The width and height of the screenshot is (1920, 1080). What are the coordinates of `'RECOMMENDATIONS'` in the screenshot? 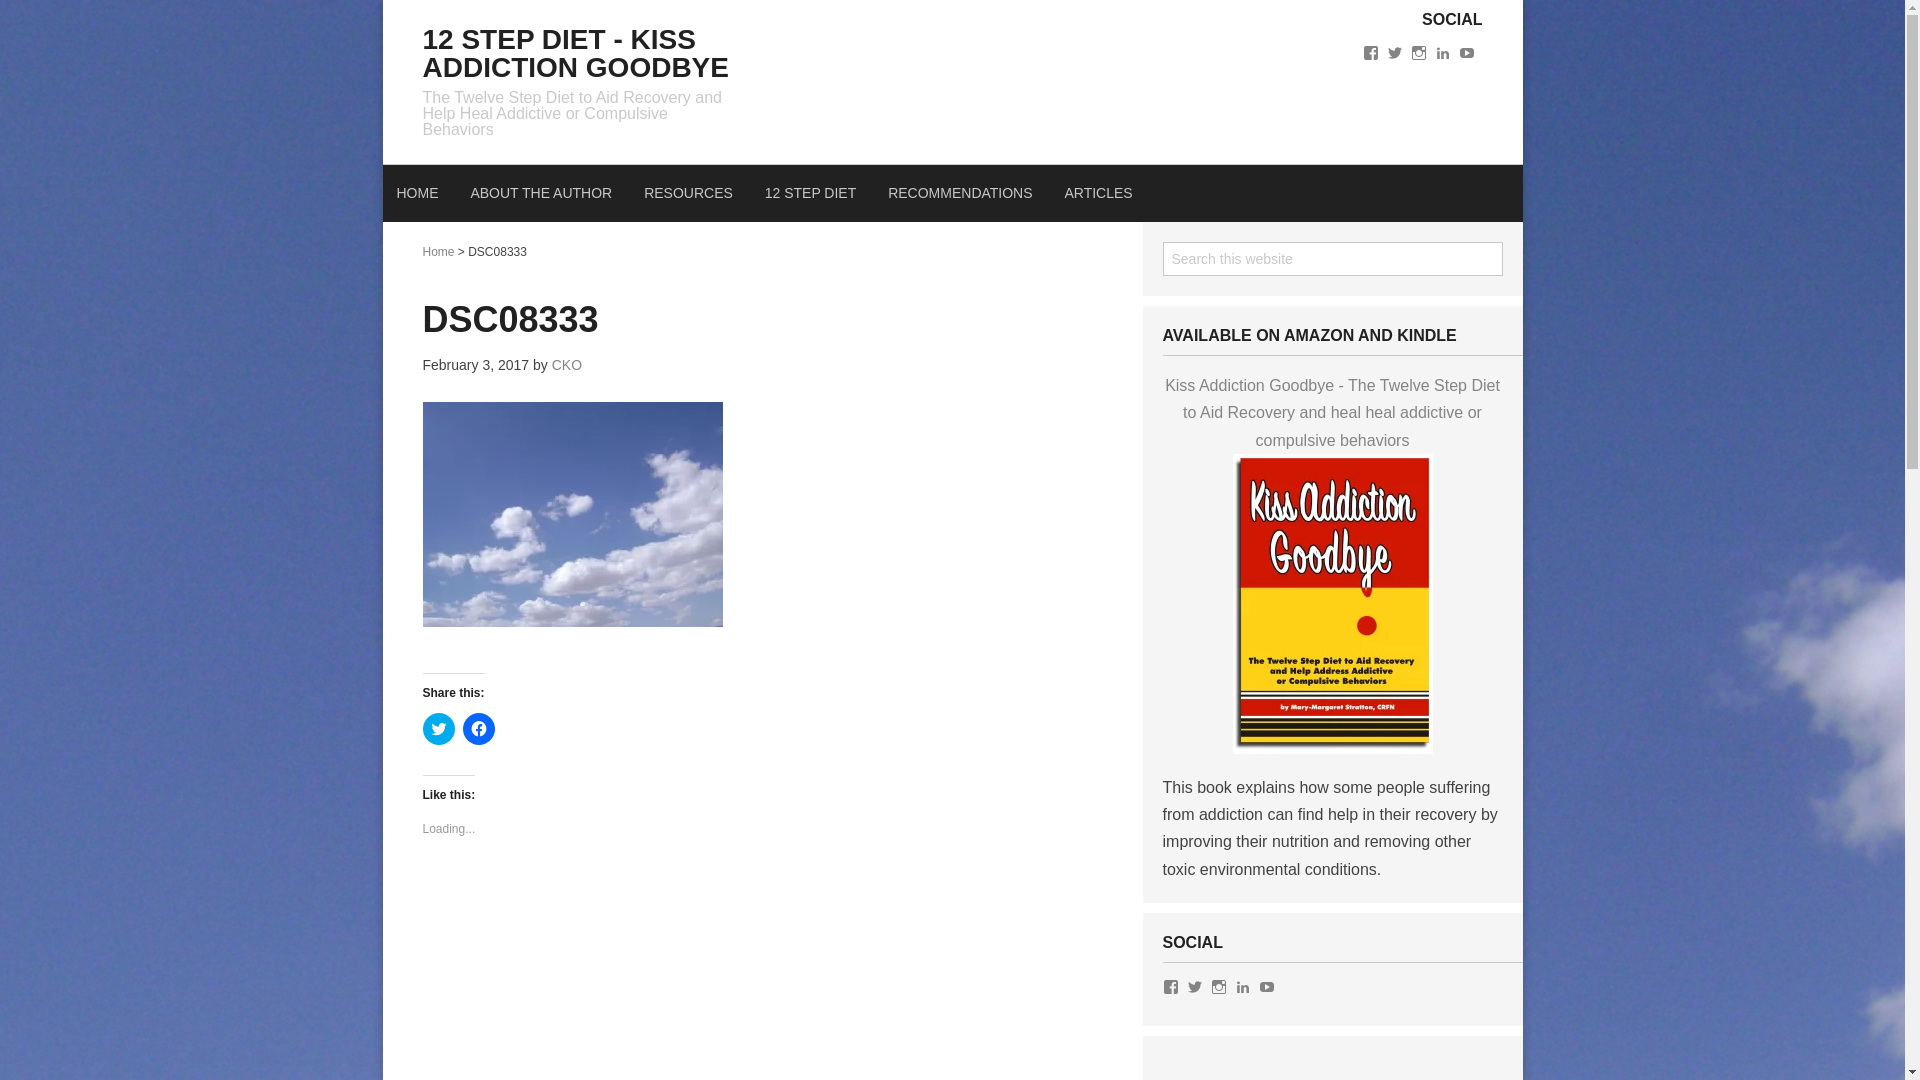 It's located at (960, 193).